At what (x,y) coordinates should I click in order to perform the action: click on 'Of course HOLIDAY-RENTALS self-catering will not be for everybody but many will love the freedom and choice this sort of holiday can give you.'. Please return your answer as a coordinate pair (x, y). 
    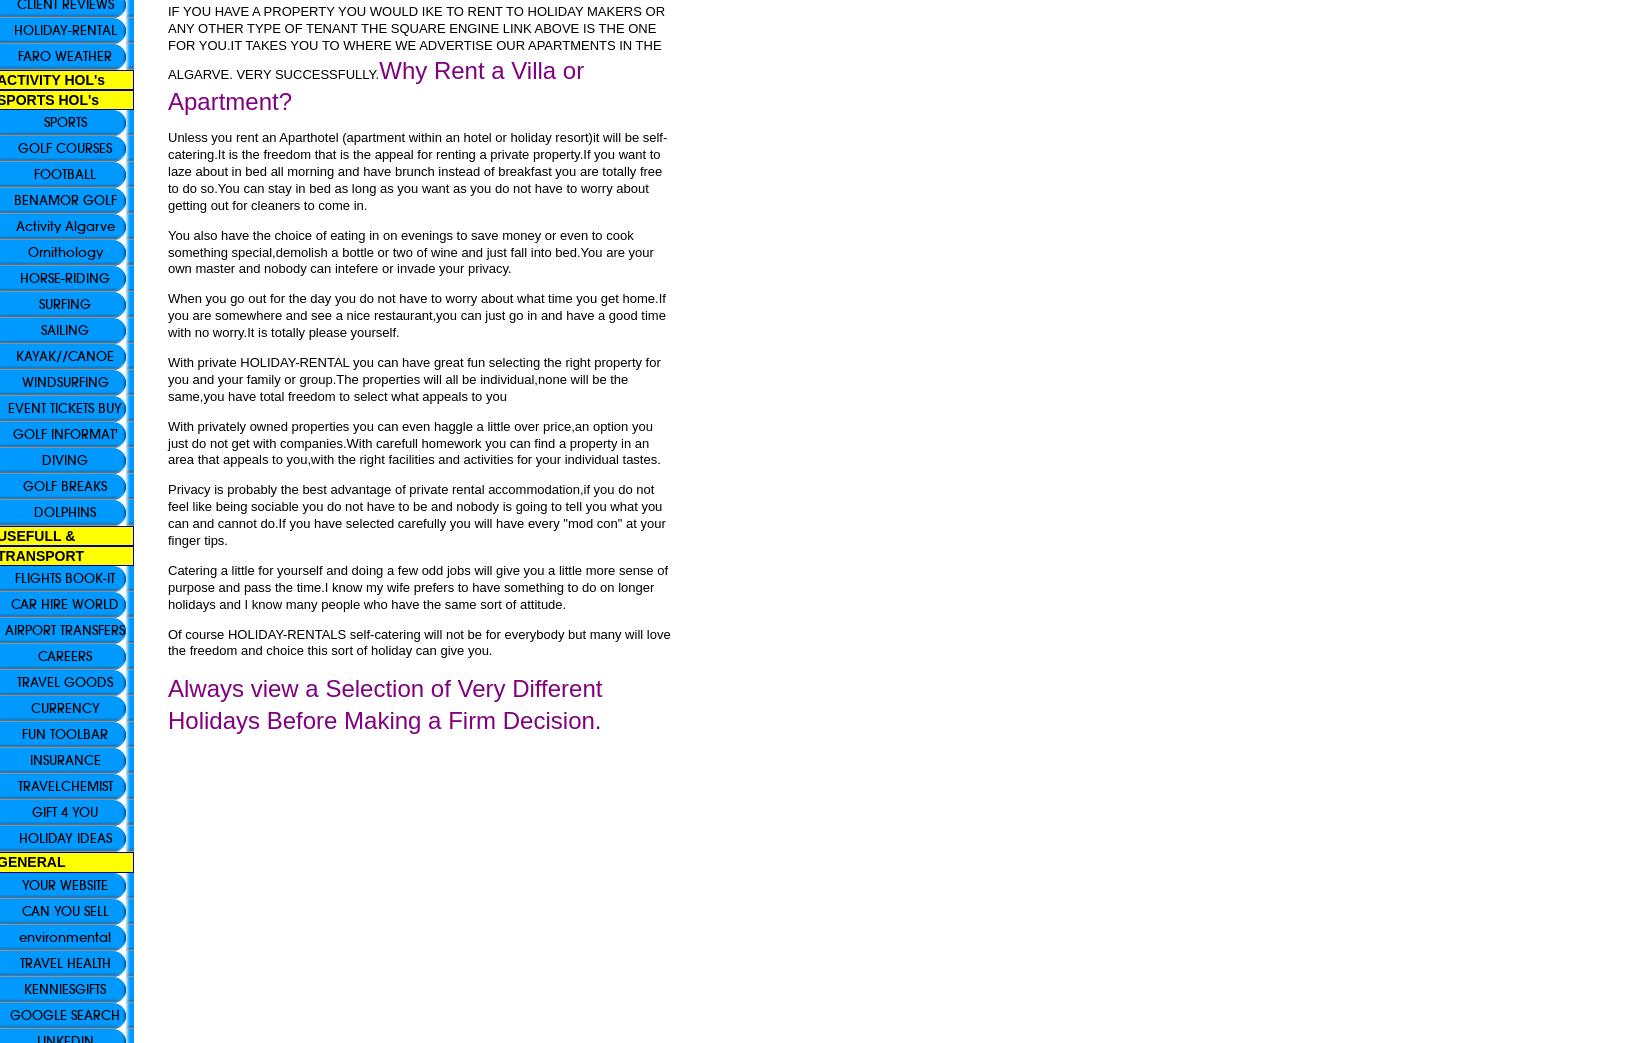
    Looking at the image, I should click on (417, 640).